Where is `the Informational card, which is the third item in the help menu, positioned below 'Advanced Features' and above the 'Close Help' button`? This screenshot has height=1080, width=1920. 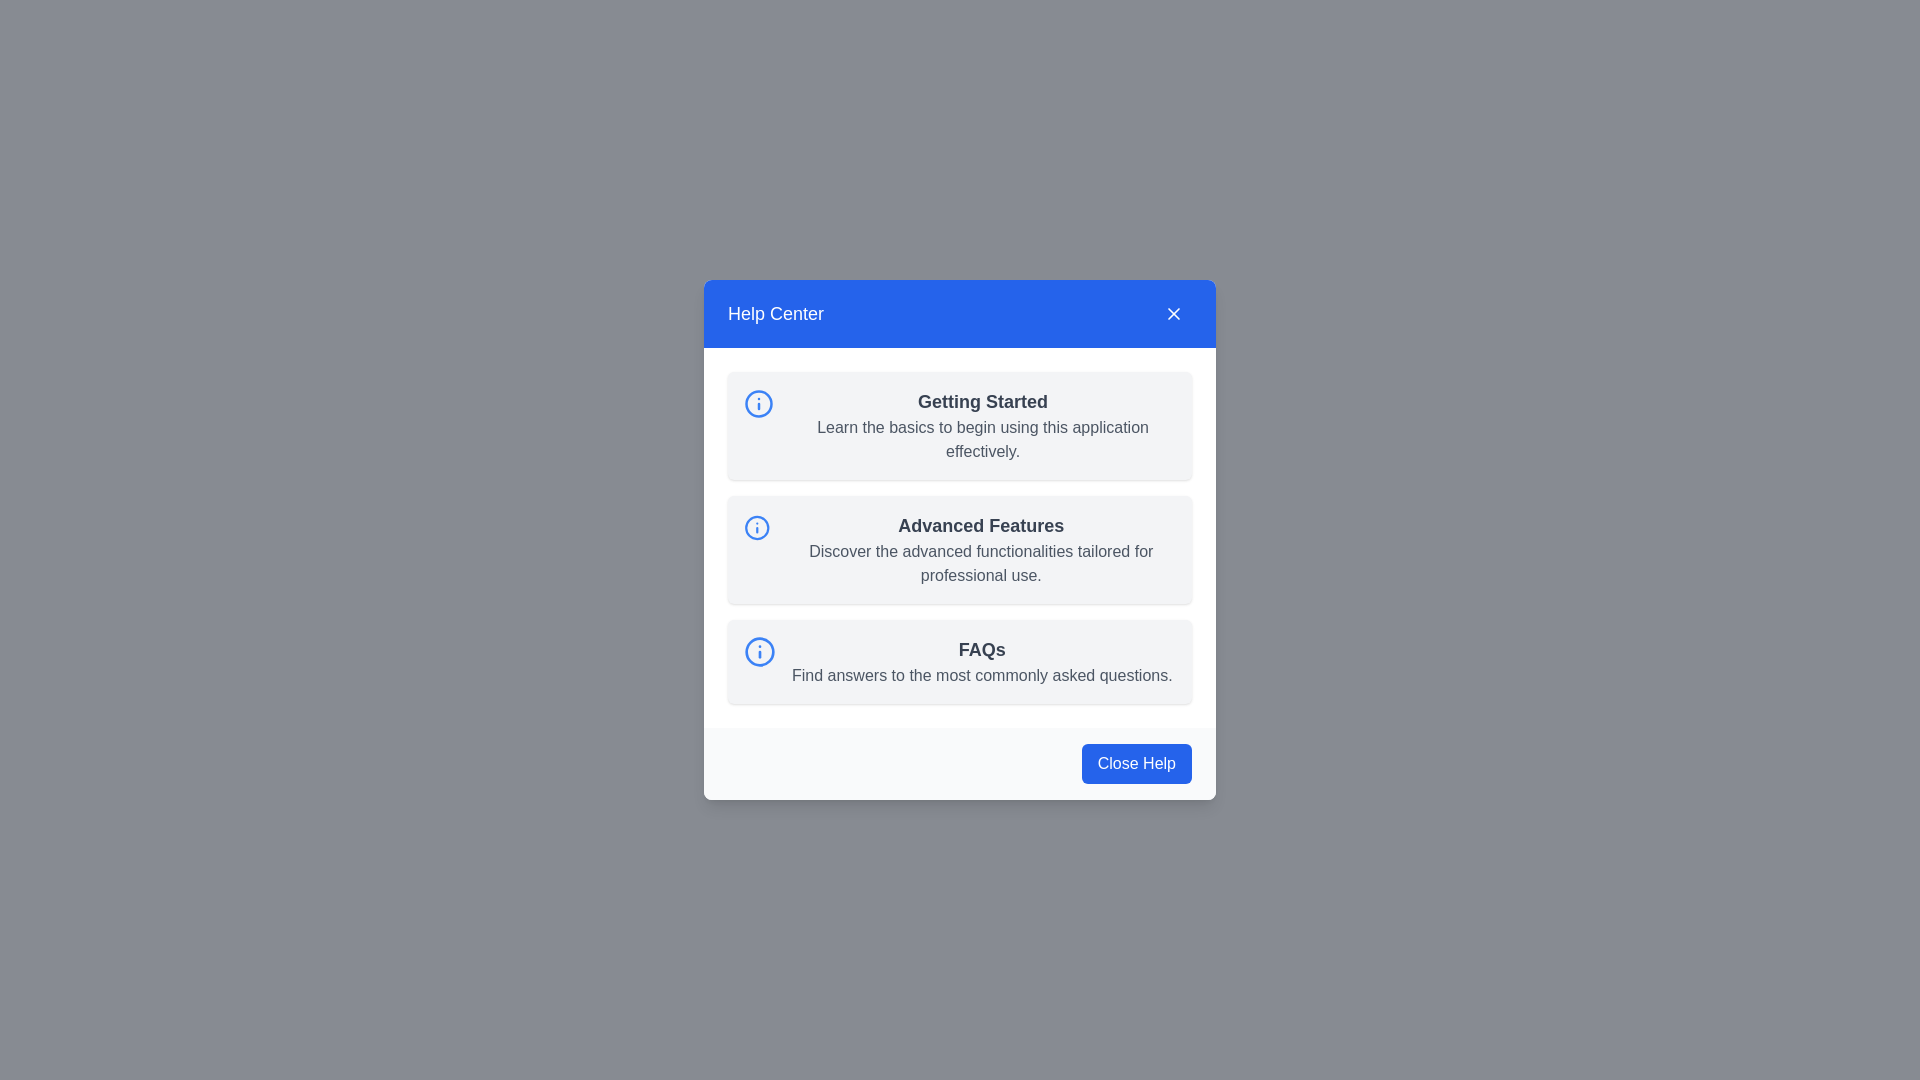 the Informational card, which is the third item in the help menu, positioned below 'Advanced Features' and above the 'Close Help' button is located at coordinates (960, 662).